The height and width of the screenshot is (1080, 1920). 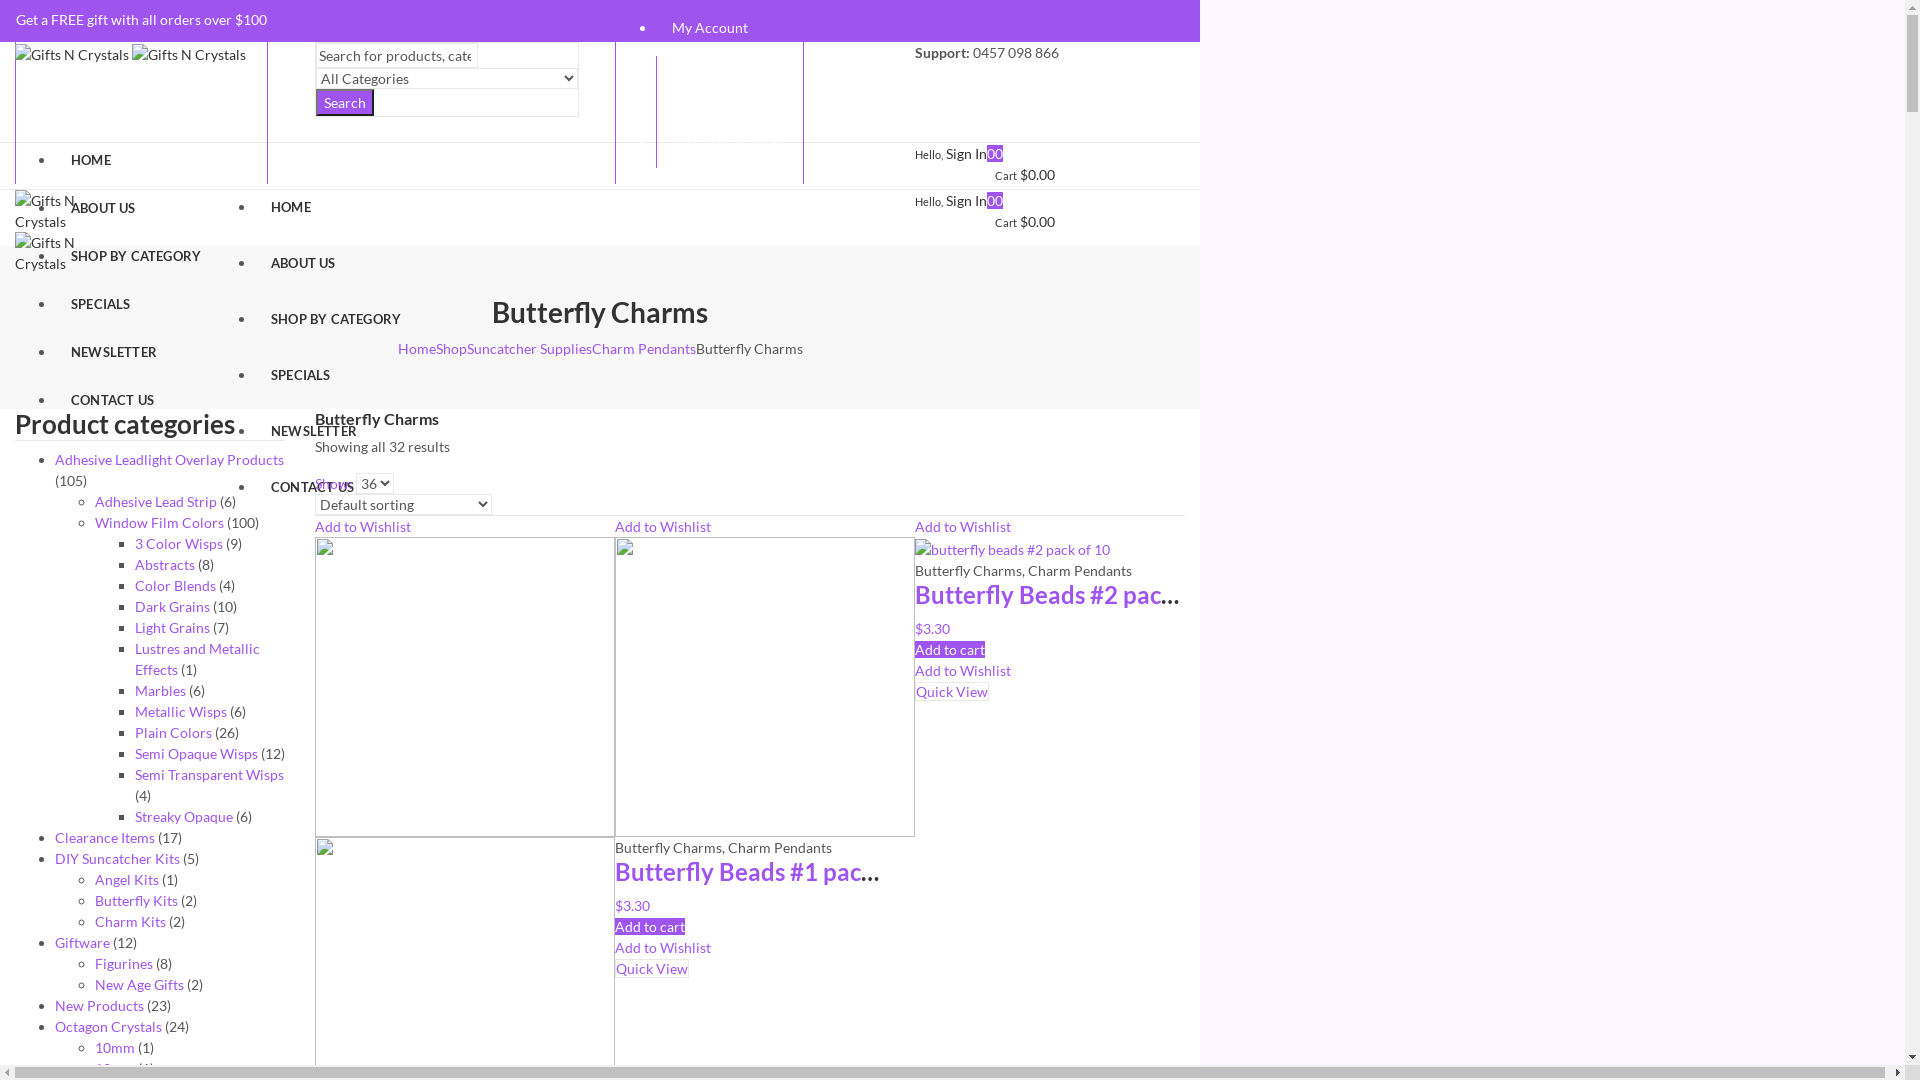 I want to click on 'Search', so click(x=345, y=102).